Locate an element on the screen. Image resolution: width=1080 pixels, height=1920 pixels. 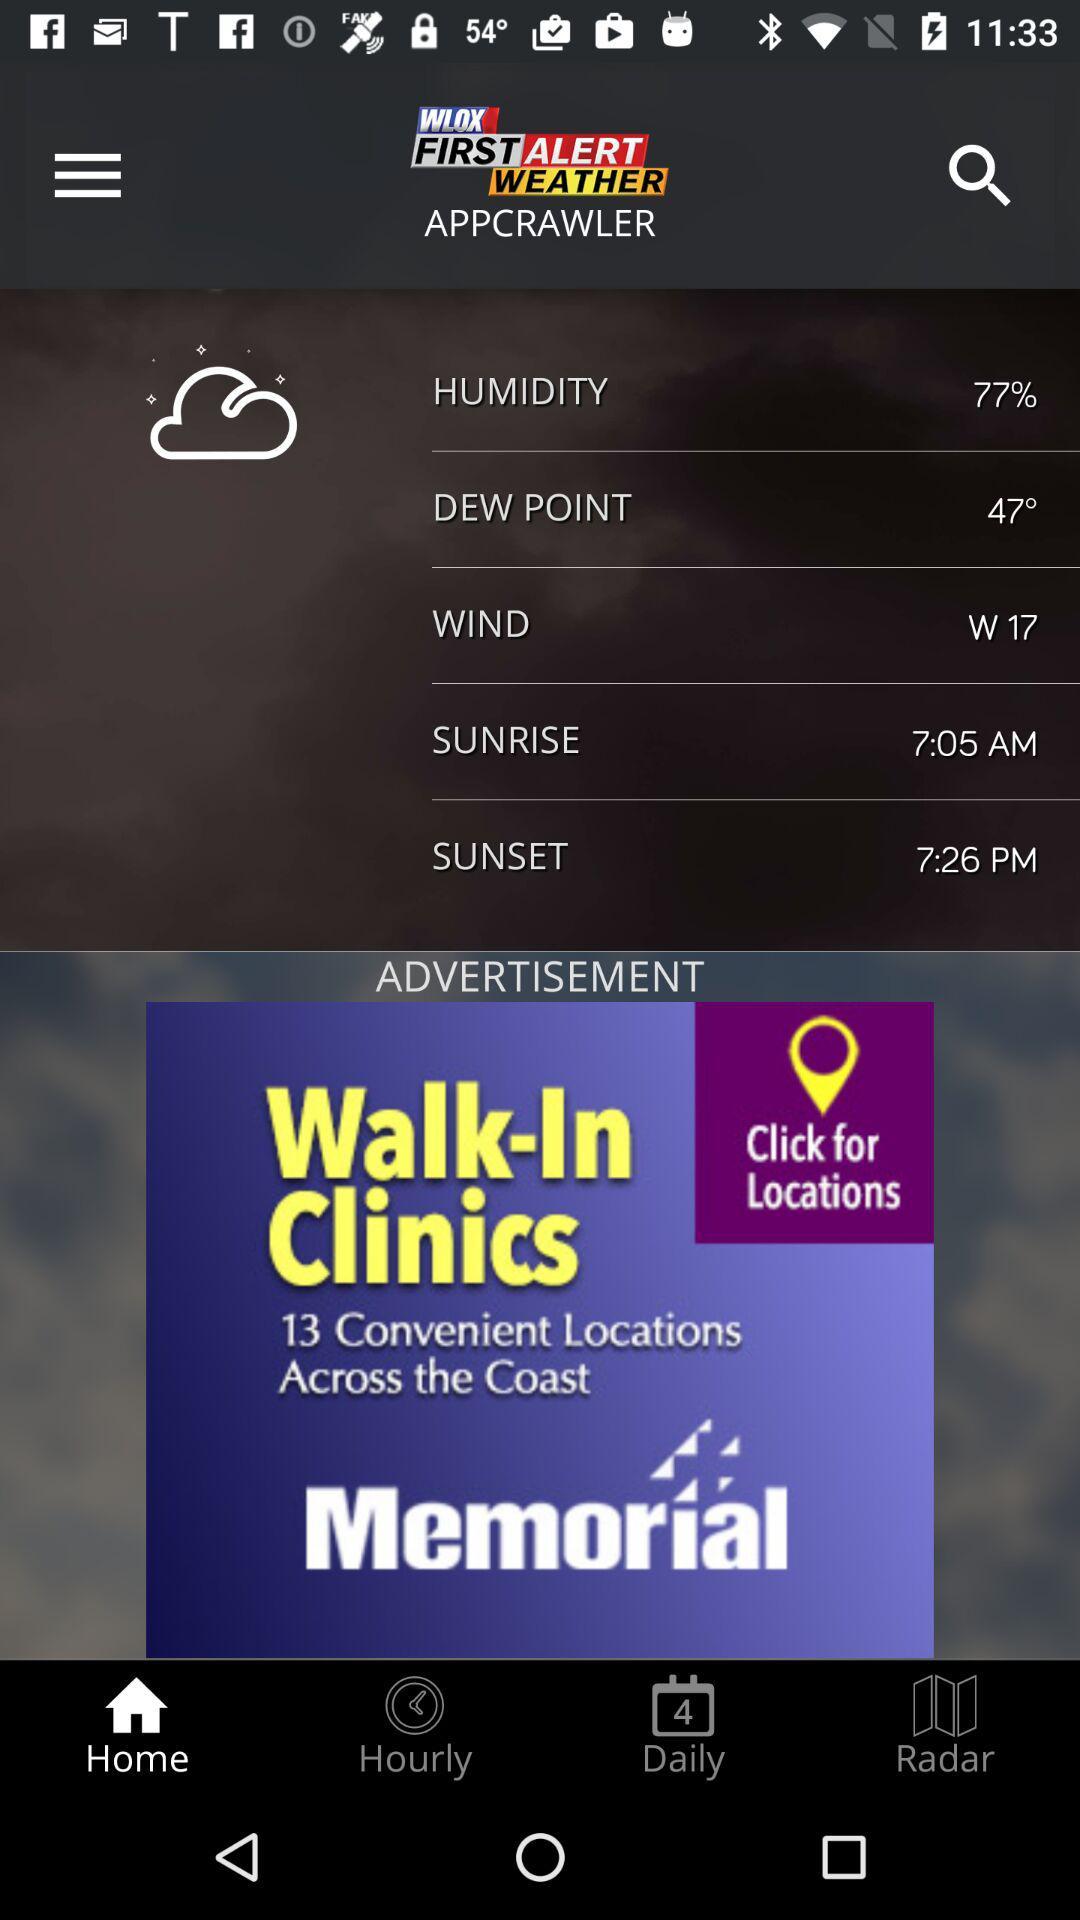
the radio button to the left of the daily icon is located at coordinates (413, 1726).